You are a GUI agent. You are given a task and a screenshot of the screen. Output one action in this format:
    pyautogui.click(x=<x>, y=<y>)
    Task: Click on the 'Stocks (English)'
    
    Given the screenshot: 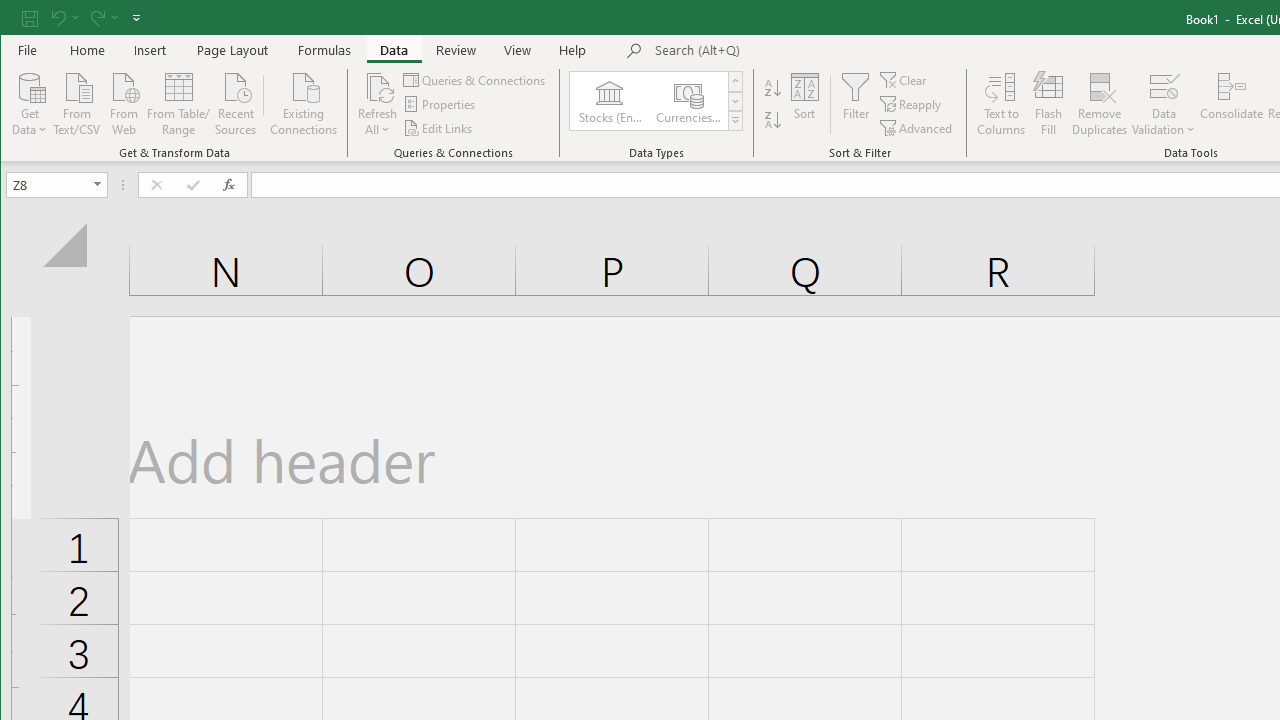 What is the action you would take?
    pyautogui.click(x=608, y=100)
    